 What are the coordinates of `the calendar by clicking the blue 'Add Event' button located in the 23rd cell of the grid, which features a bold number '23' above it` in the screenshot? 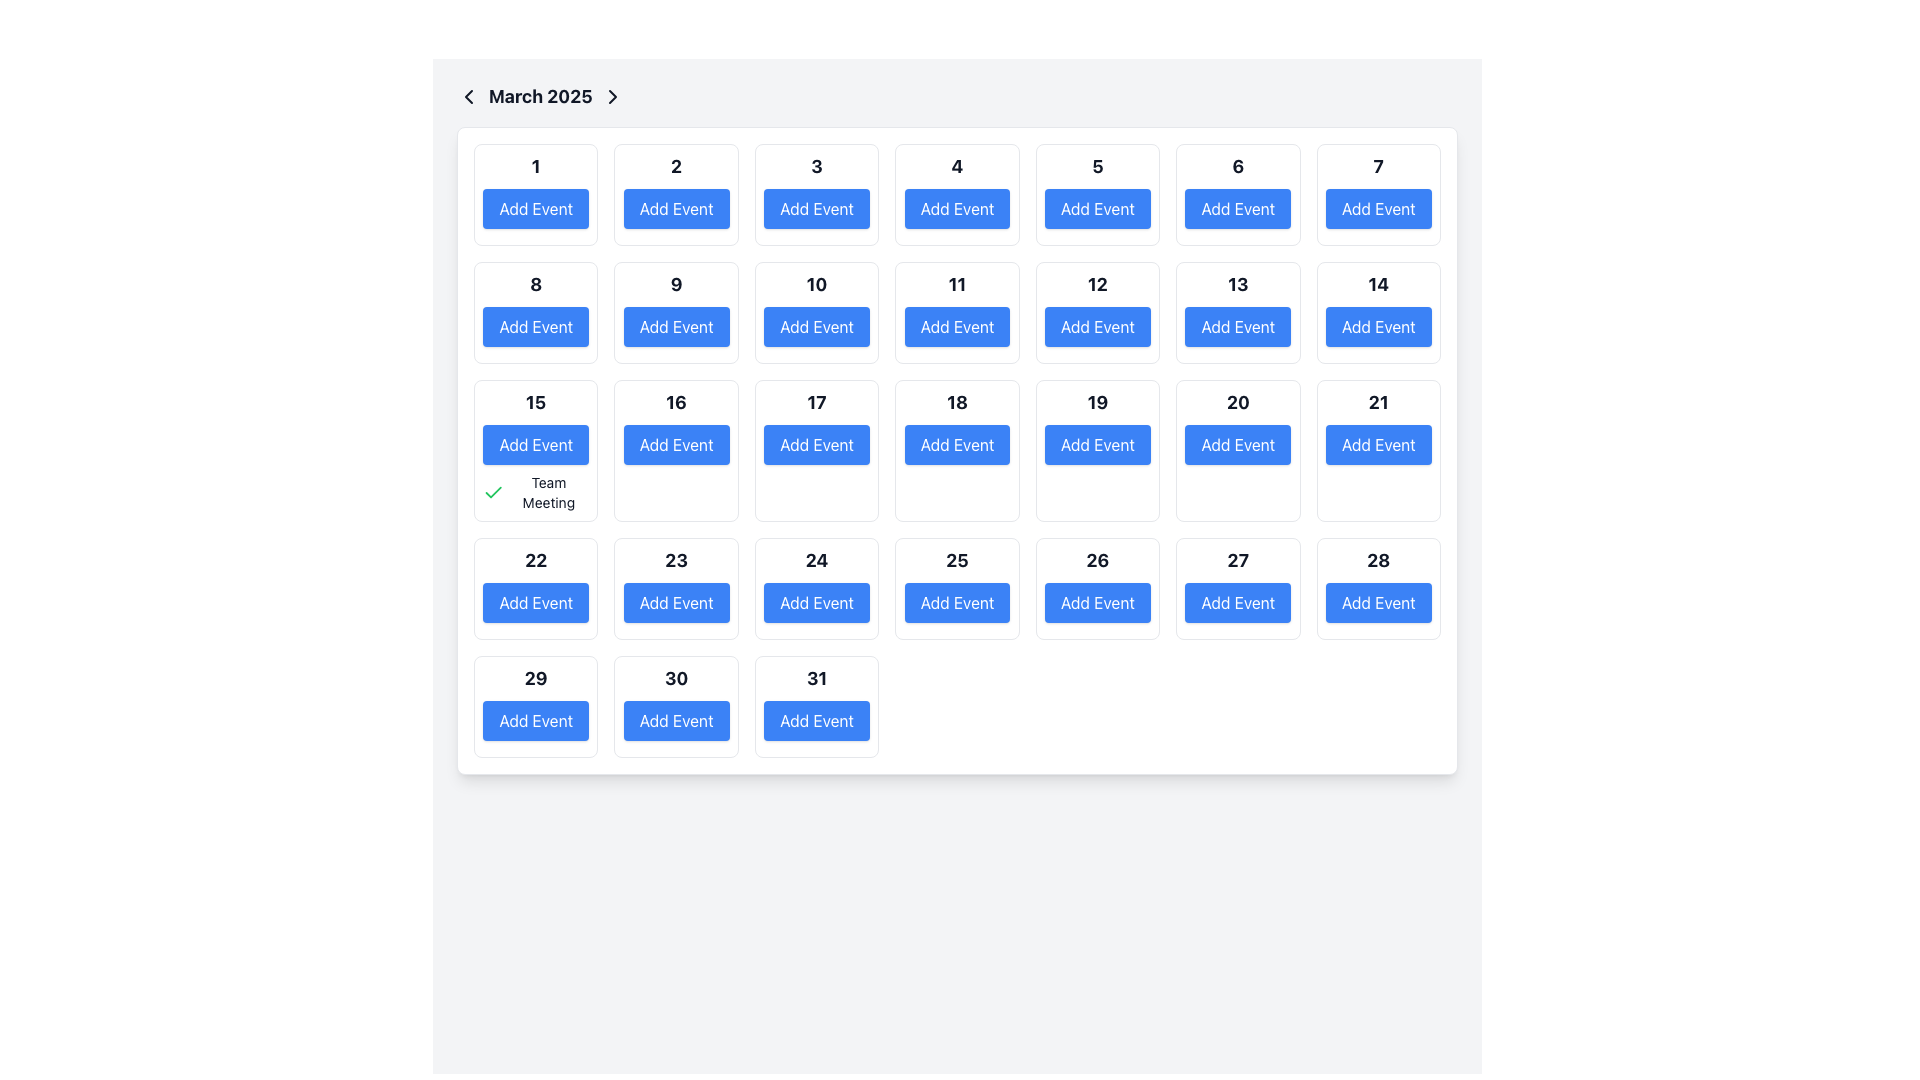 It's located at (676, 588).